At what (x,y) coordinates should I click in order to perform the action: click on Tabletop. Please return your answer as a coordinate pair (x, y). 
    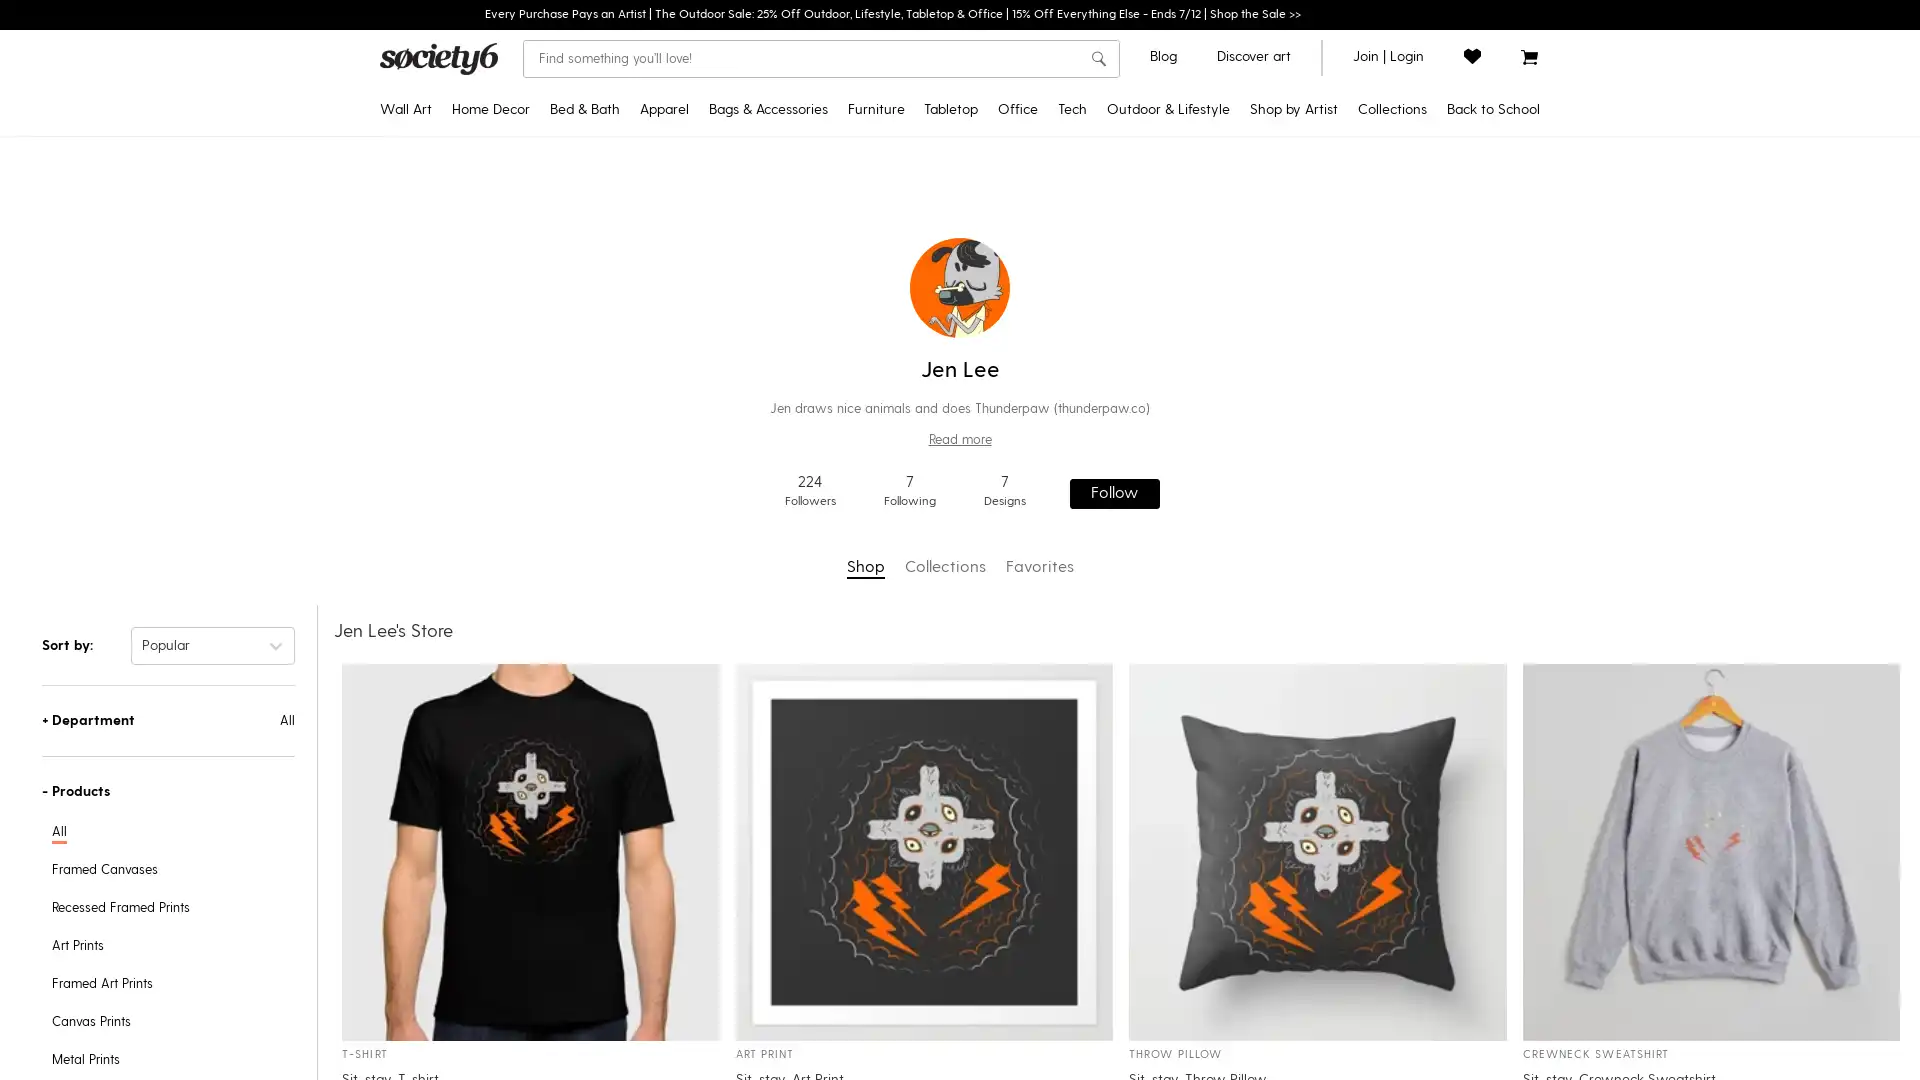
    Looking at the image, I should click on (949, 110).